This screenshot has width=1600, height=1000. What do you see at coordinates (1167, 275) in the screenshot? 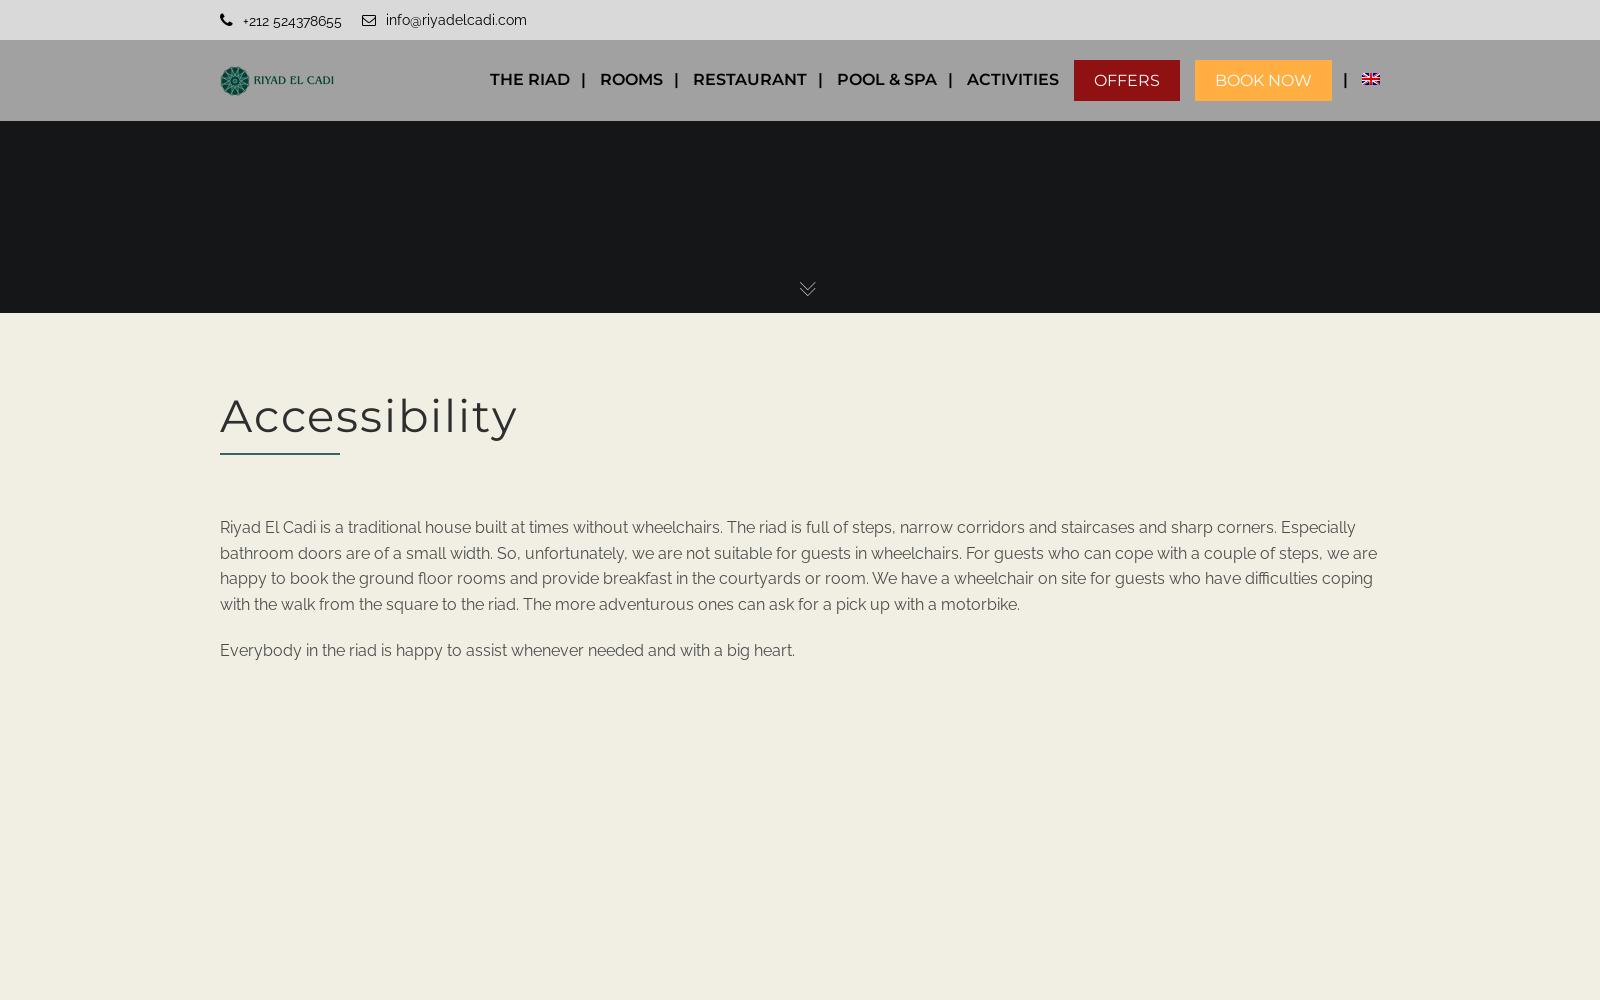
I see `'Friends of El Cadi'` at bounding box center [1167, 275].